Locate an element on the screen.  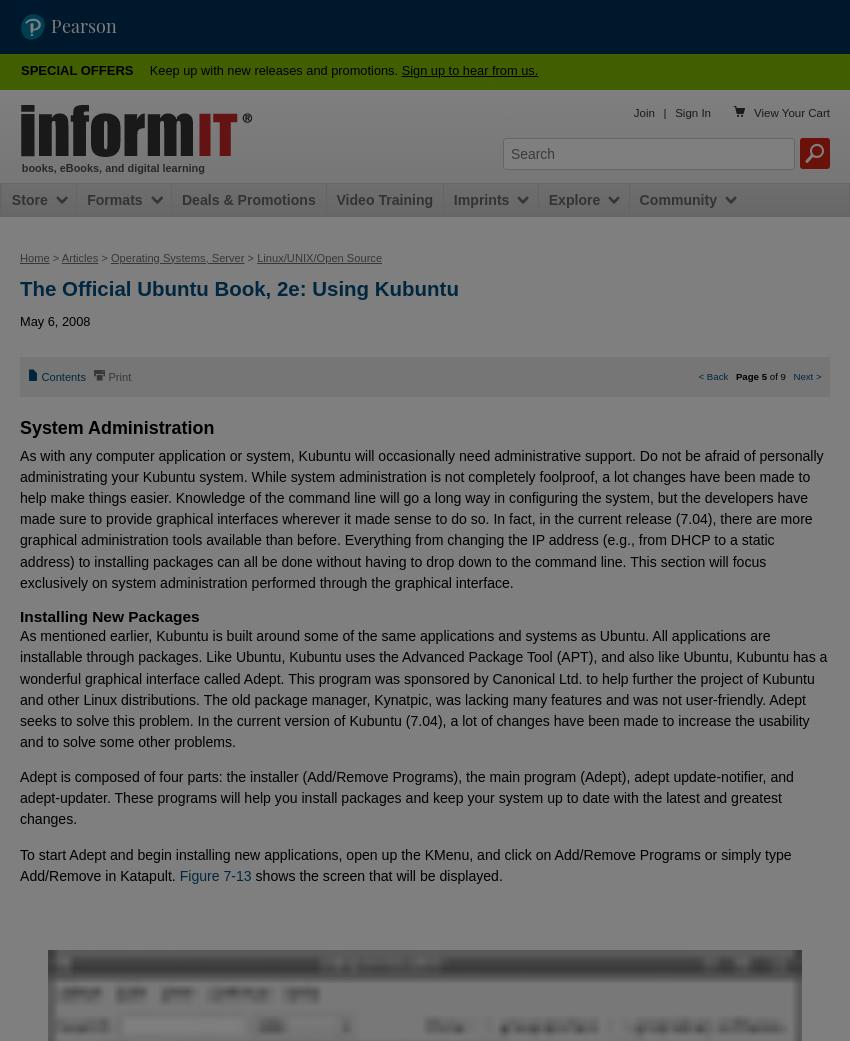
'Back' is located at coordinates (715, 375).